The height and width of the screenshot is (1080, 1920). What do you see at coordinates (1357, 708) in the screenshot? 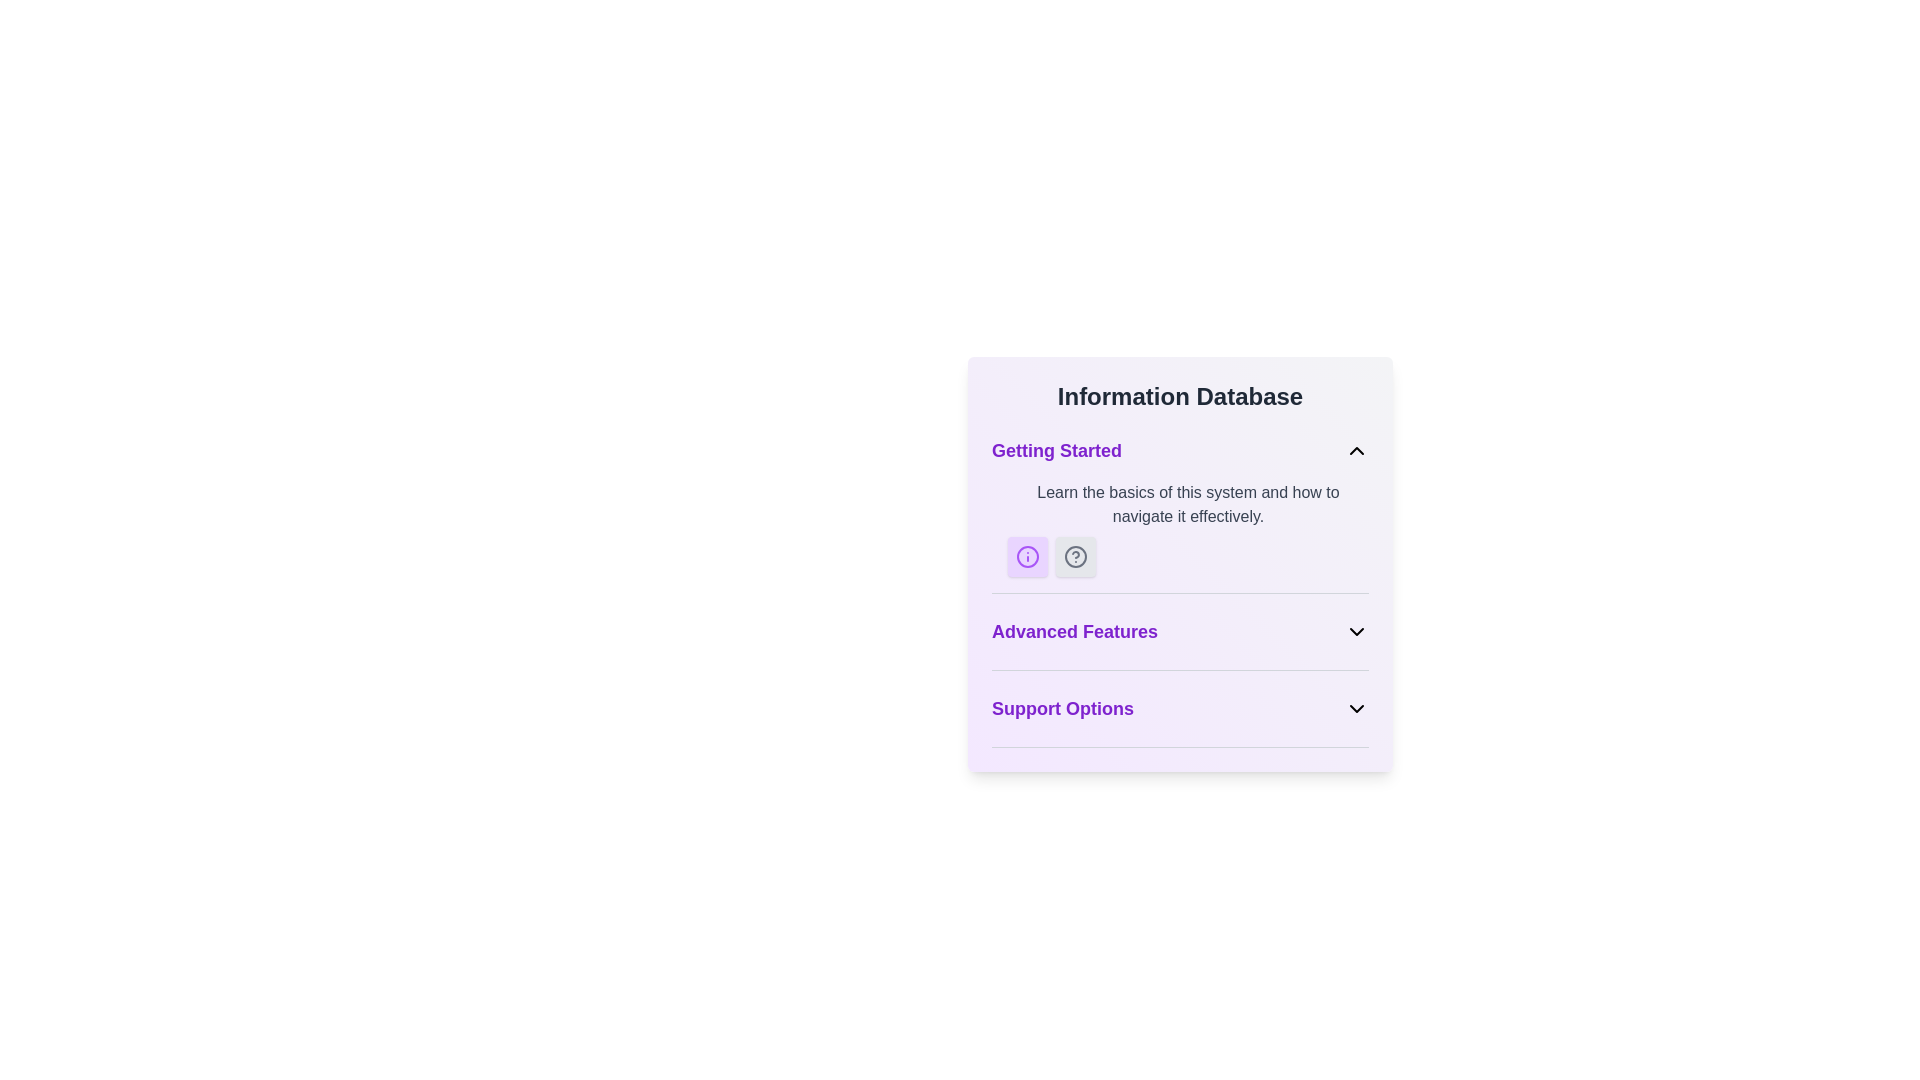
I see `the downward-pointing chevron icon located at the far right of the 'Support Options' section header` at bounding box center [1357, 708].